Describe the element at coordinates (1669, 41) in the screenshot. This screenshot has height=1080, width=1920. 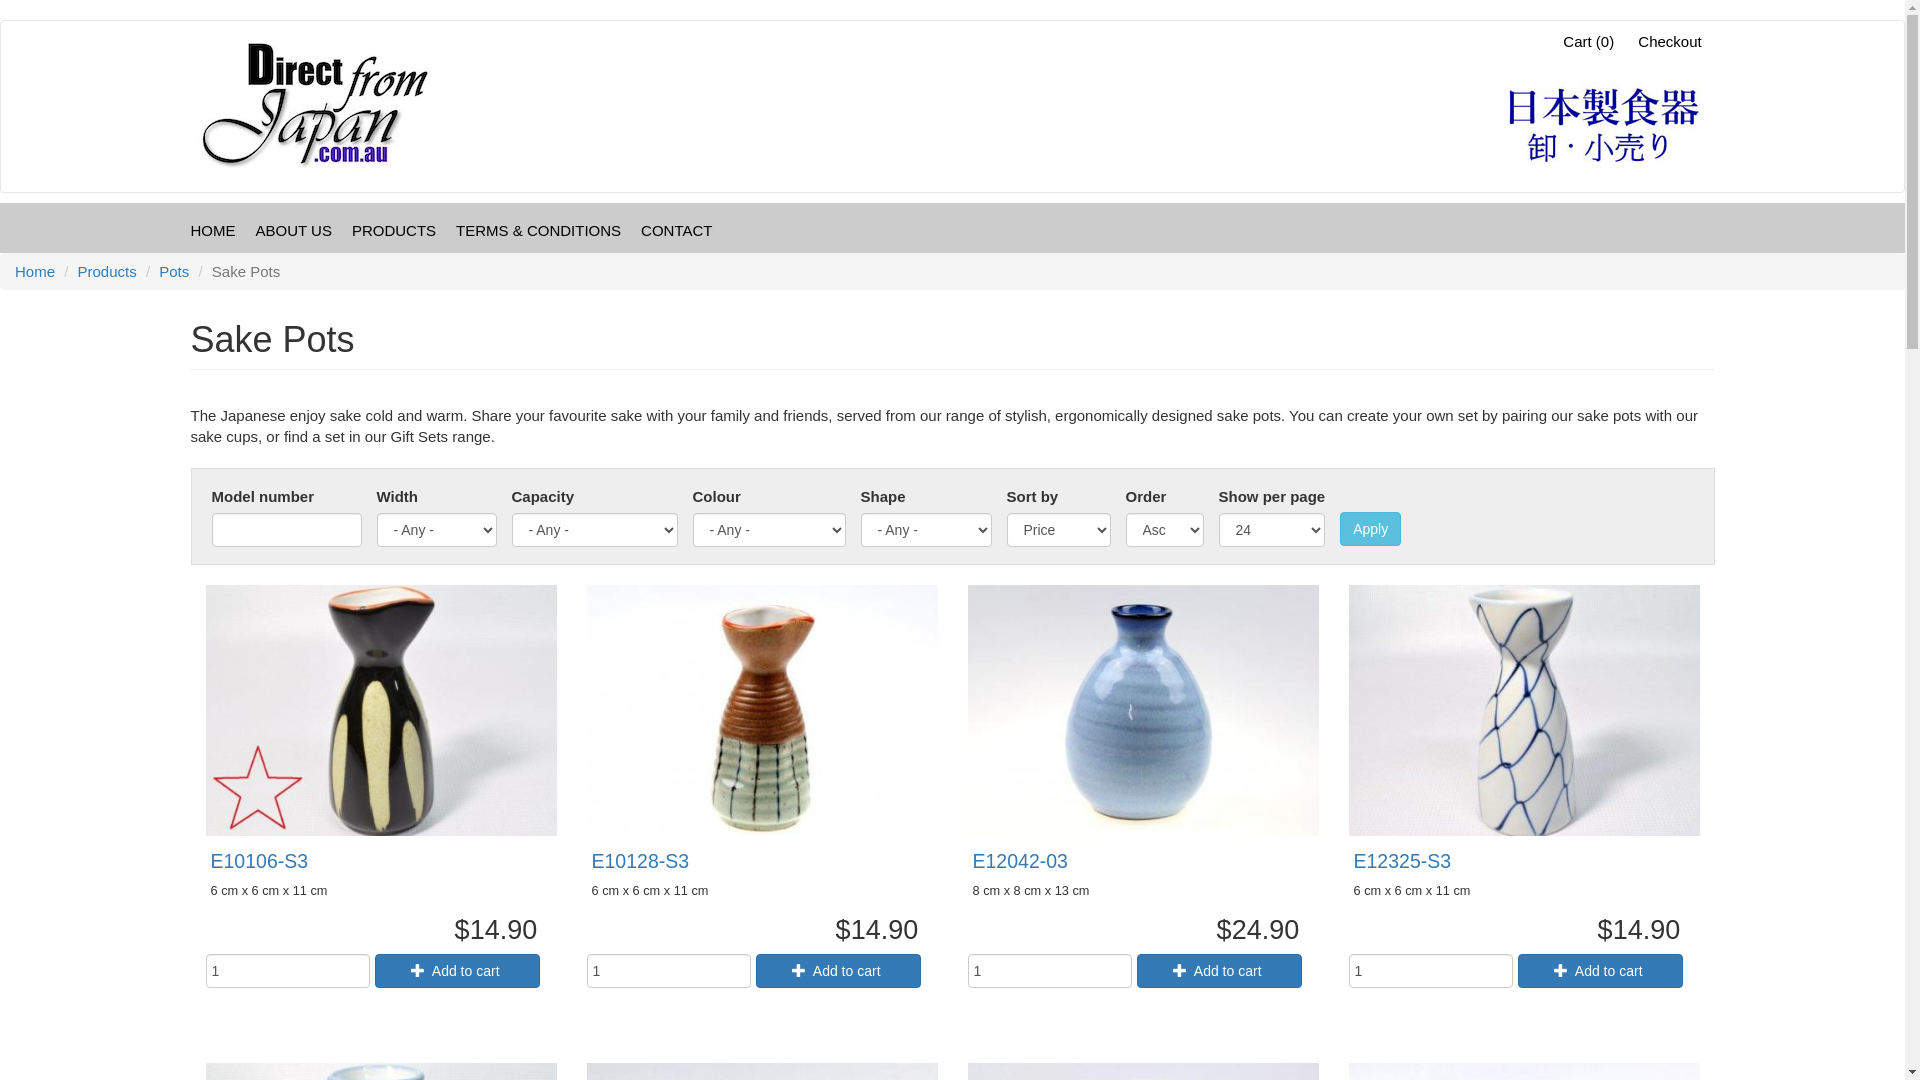
I see `'Checkout'` at that location.